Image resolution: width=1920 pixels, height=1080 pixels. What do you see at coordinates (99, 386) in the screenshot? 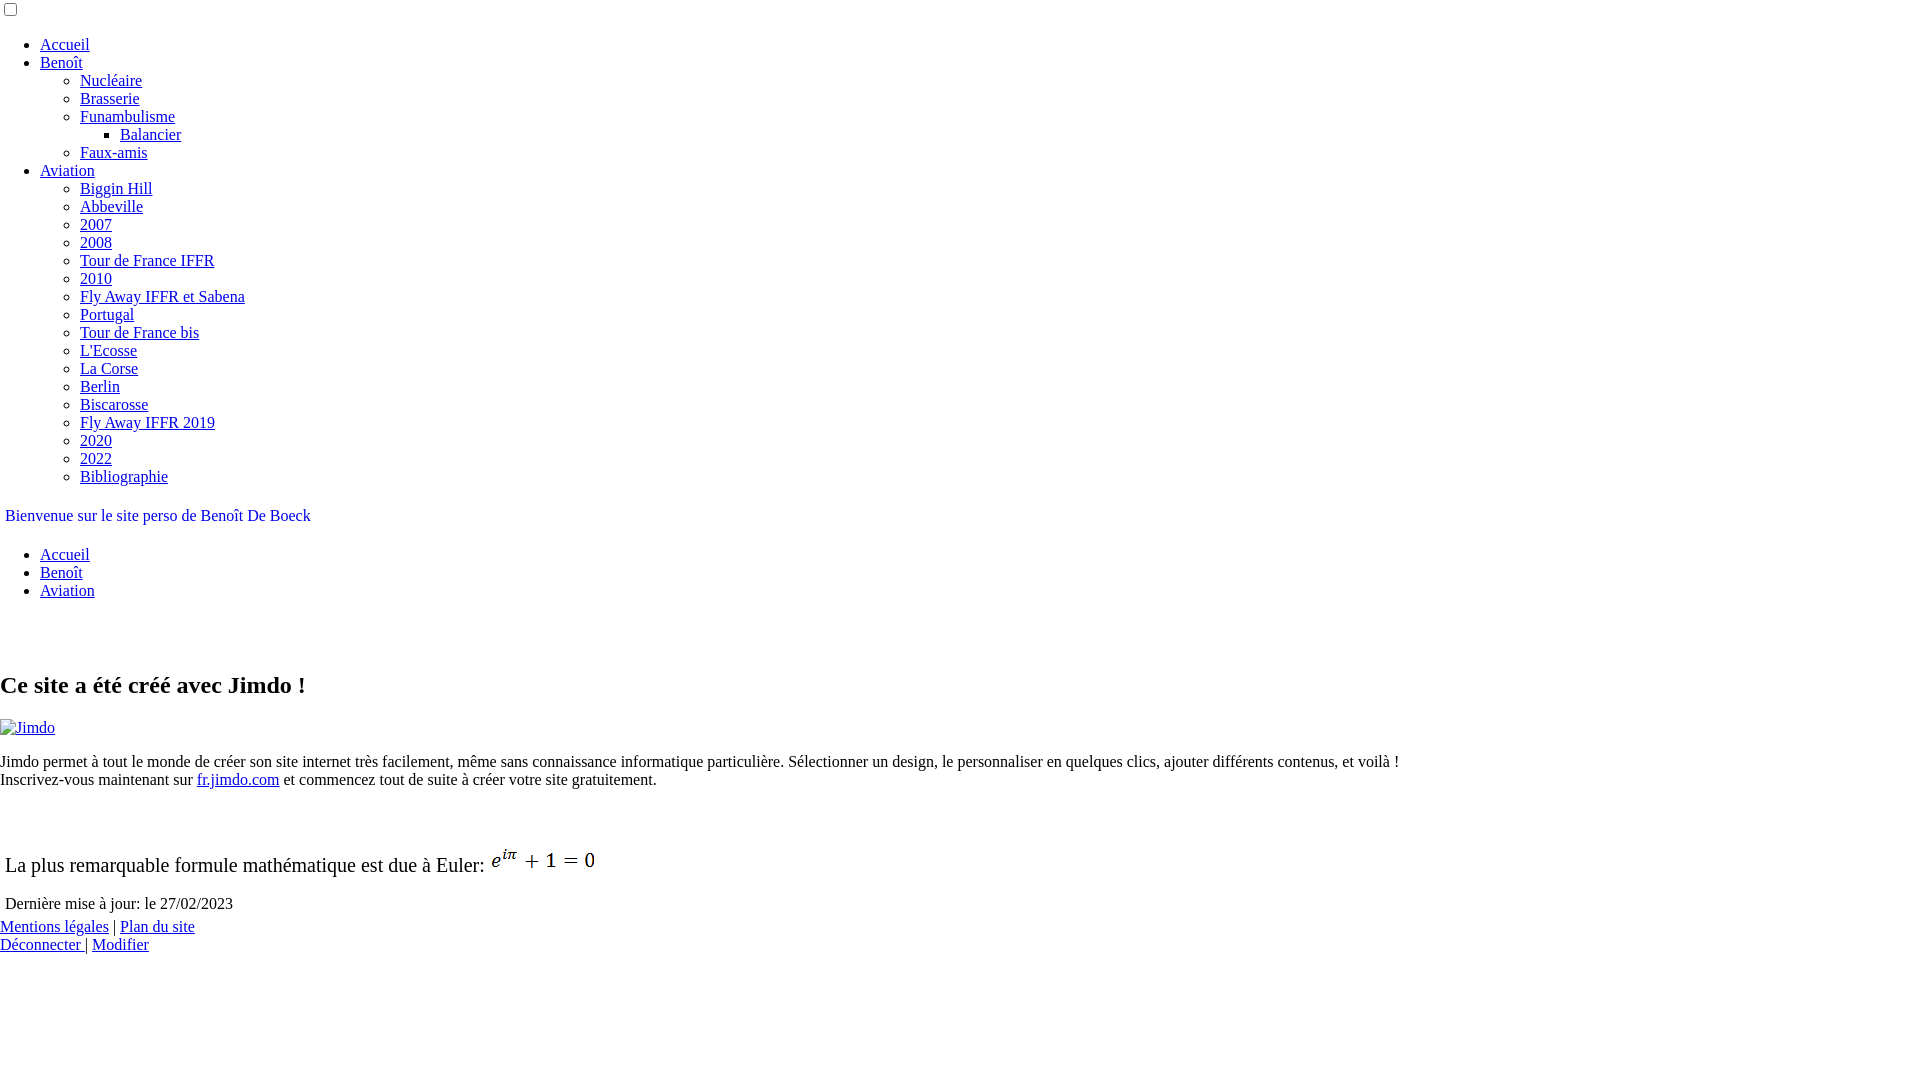
I see `'Berlin'` at bounding box center [99, 386].